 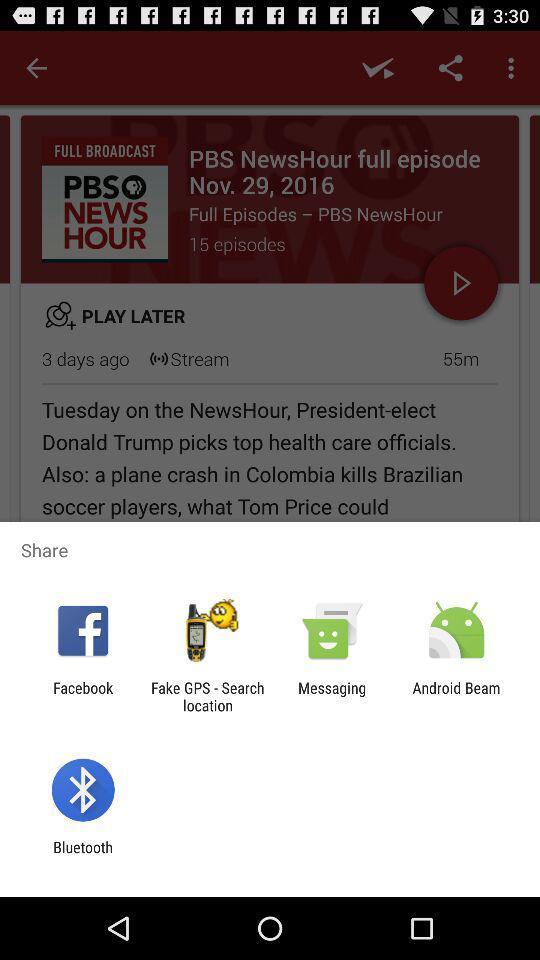 I want to click on the item to the right of fake gps search item, so click(x=332, y=696).